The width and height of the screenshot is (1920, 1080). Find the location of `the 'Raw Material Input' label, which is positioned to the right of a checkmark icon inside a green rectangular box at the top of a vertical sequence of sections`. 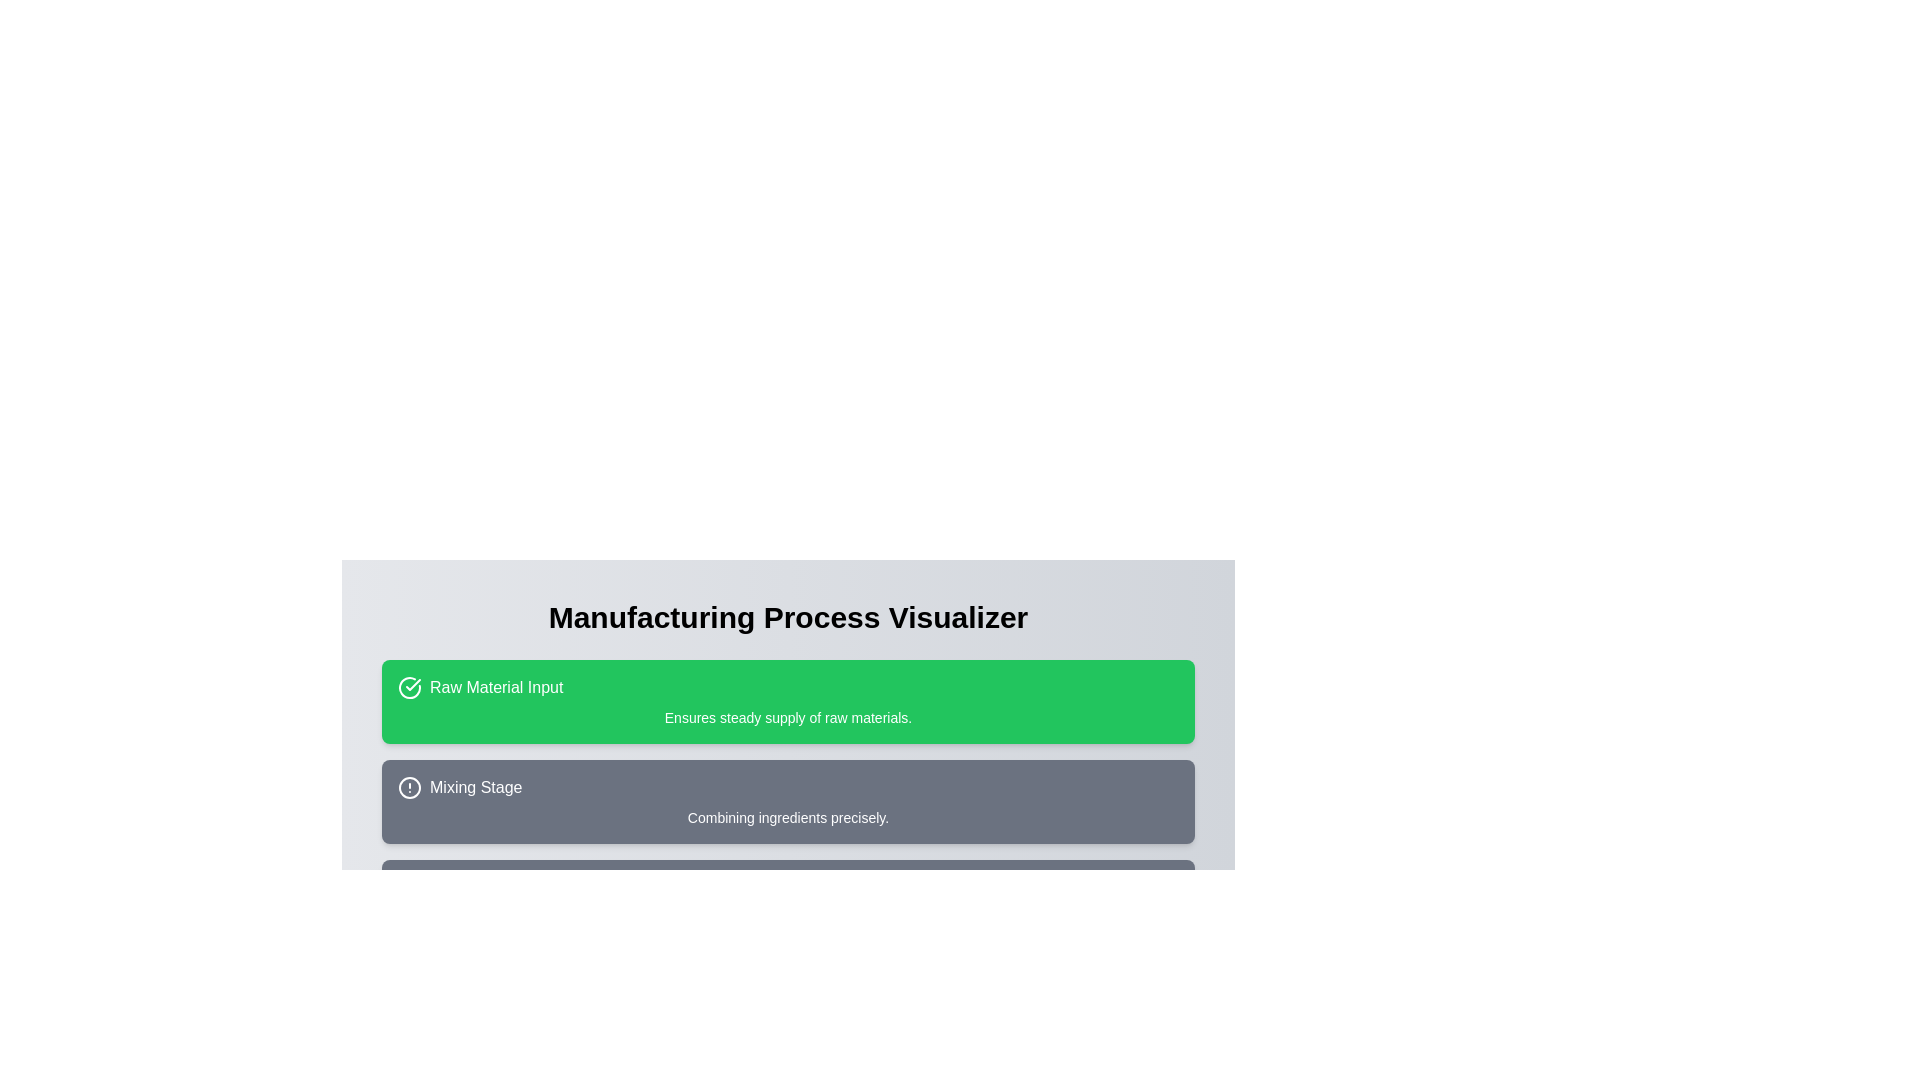

the 'Raw Material Input' label, which is positioned to the right of a checkmark icon inside a green rectangular box at the top of a vertical sequence of sections is located at coordinates (496, 686).